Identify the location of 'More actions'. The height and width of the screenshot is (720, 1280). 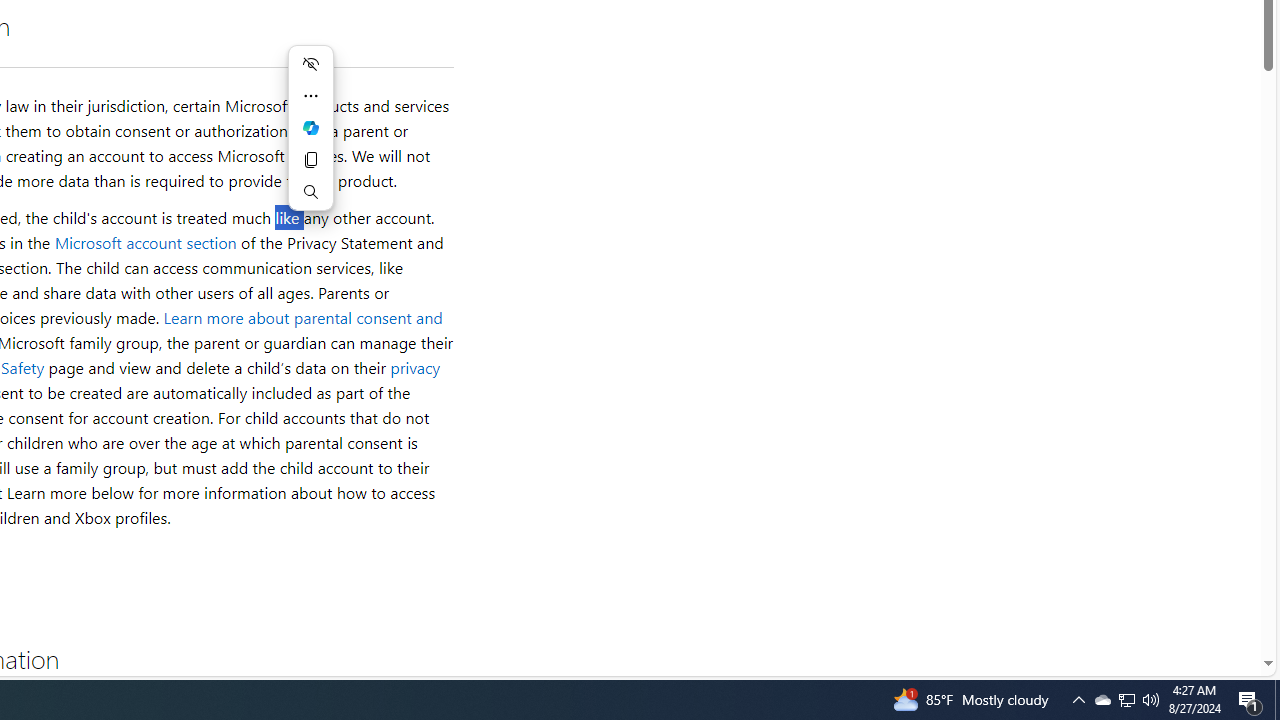
(310, 96).